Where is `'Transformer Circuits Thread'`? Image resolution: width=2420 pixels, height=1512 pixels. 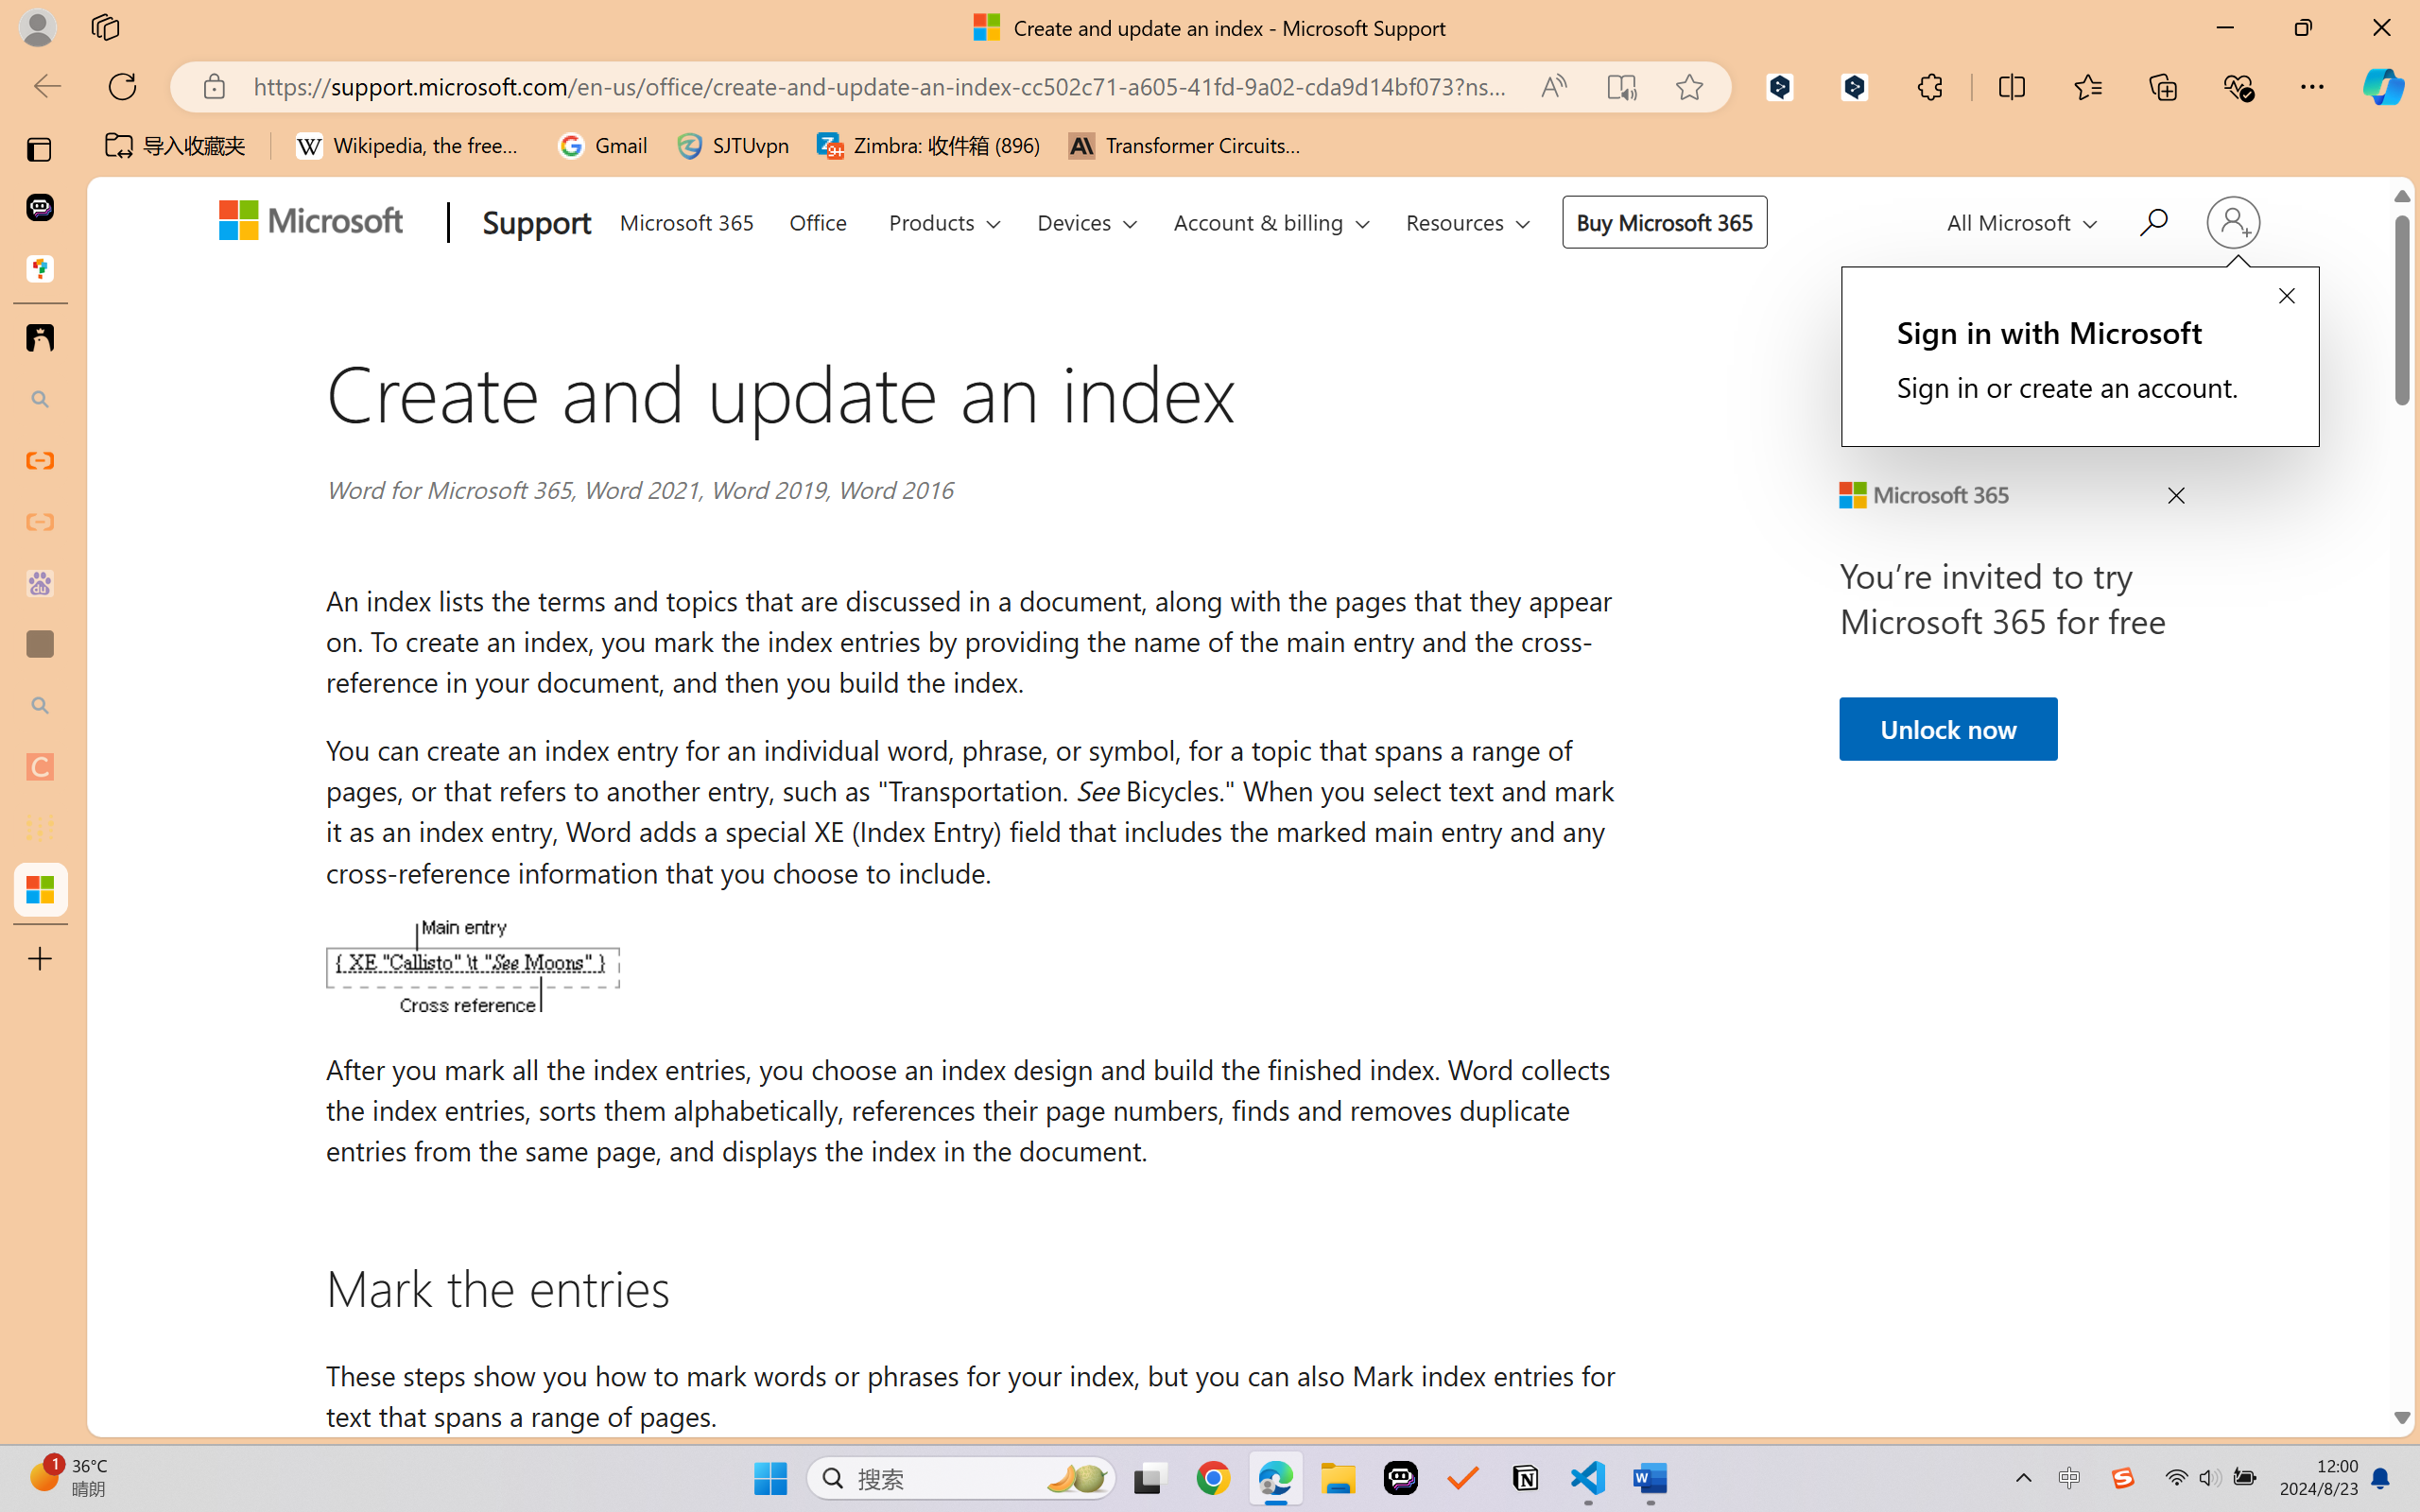 'Transformer Circuits Thread' is located at coordinates (1184, 145).